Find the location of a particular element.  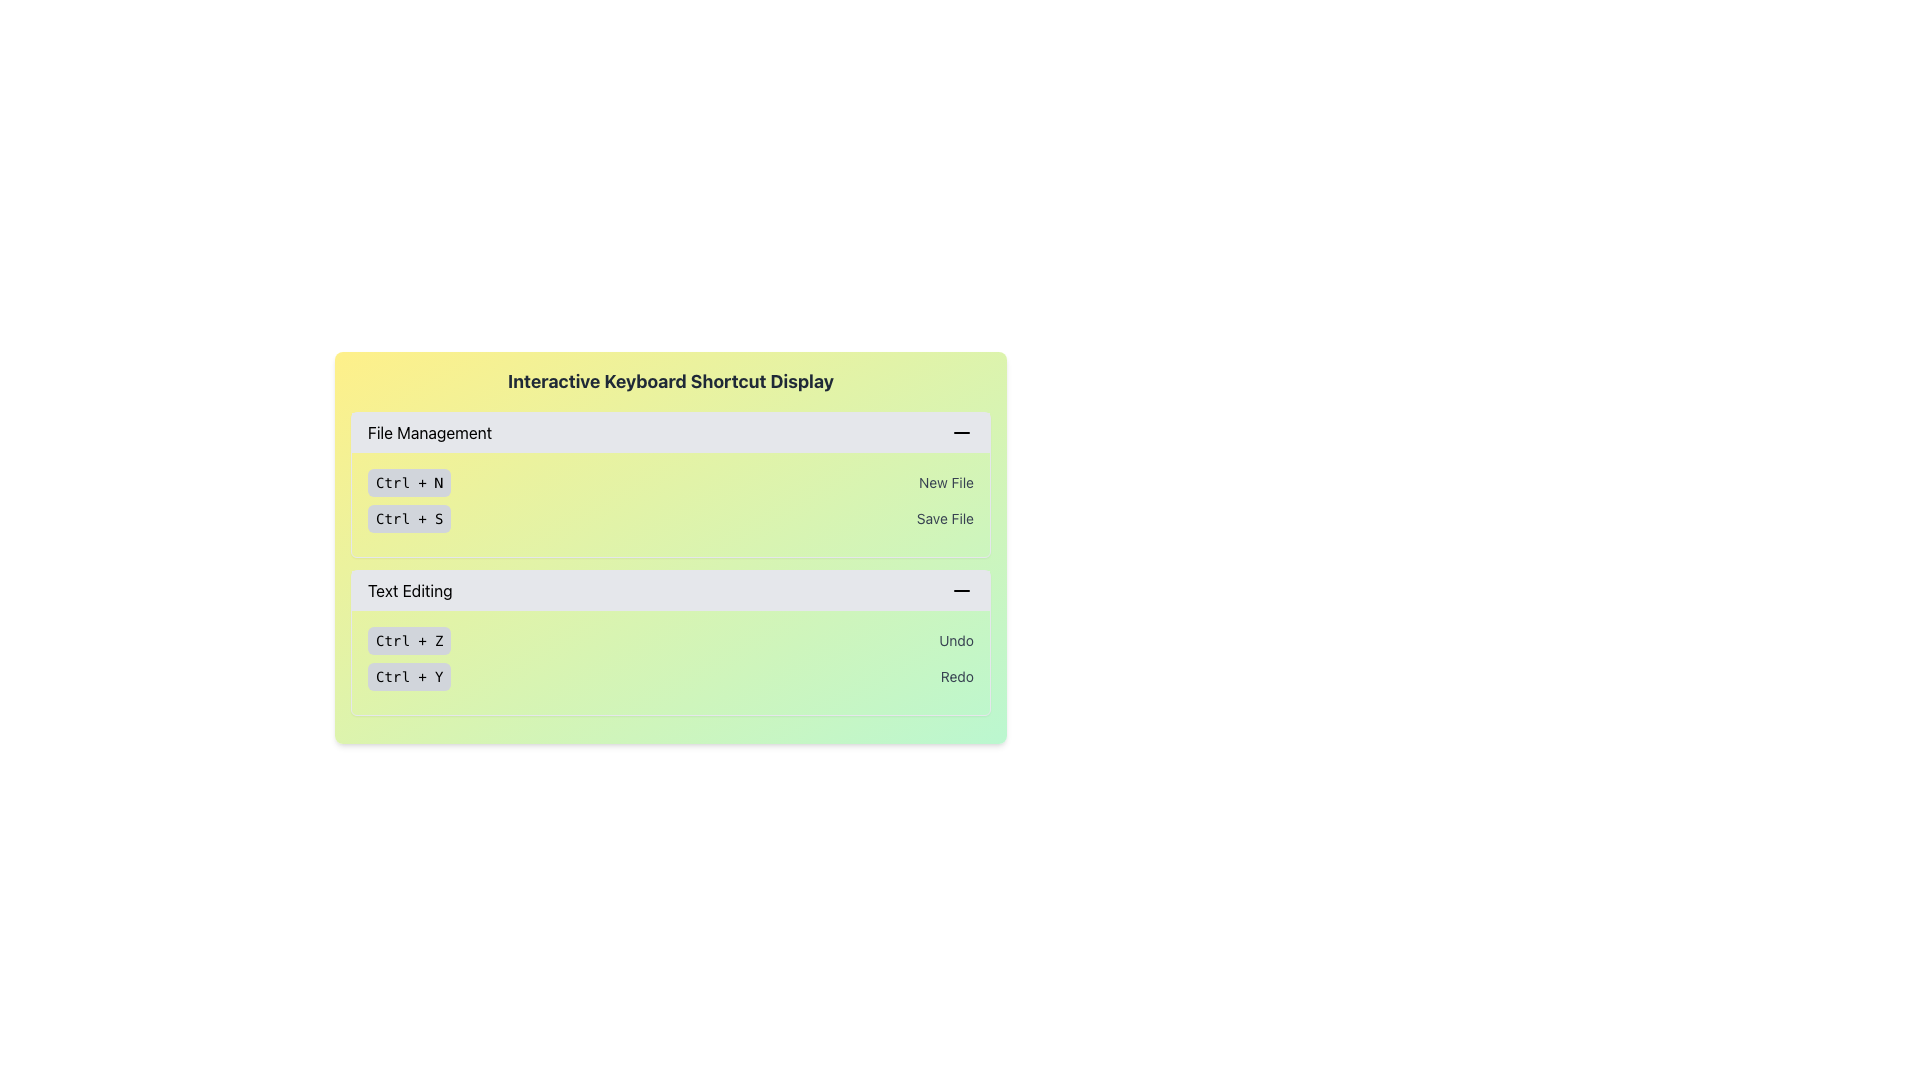

the second item in the 'File Management' group that presents a keyboard shortcut and its corresponding action, located below 'Ctrl + N New File' is located at coordinates (671, 518).